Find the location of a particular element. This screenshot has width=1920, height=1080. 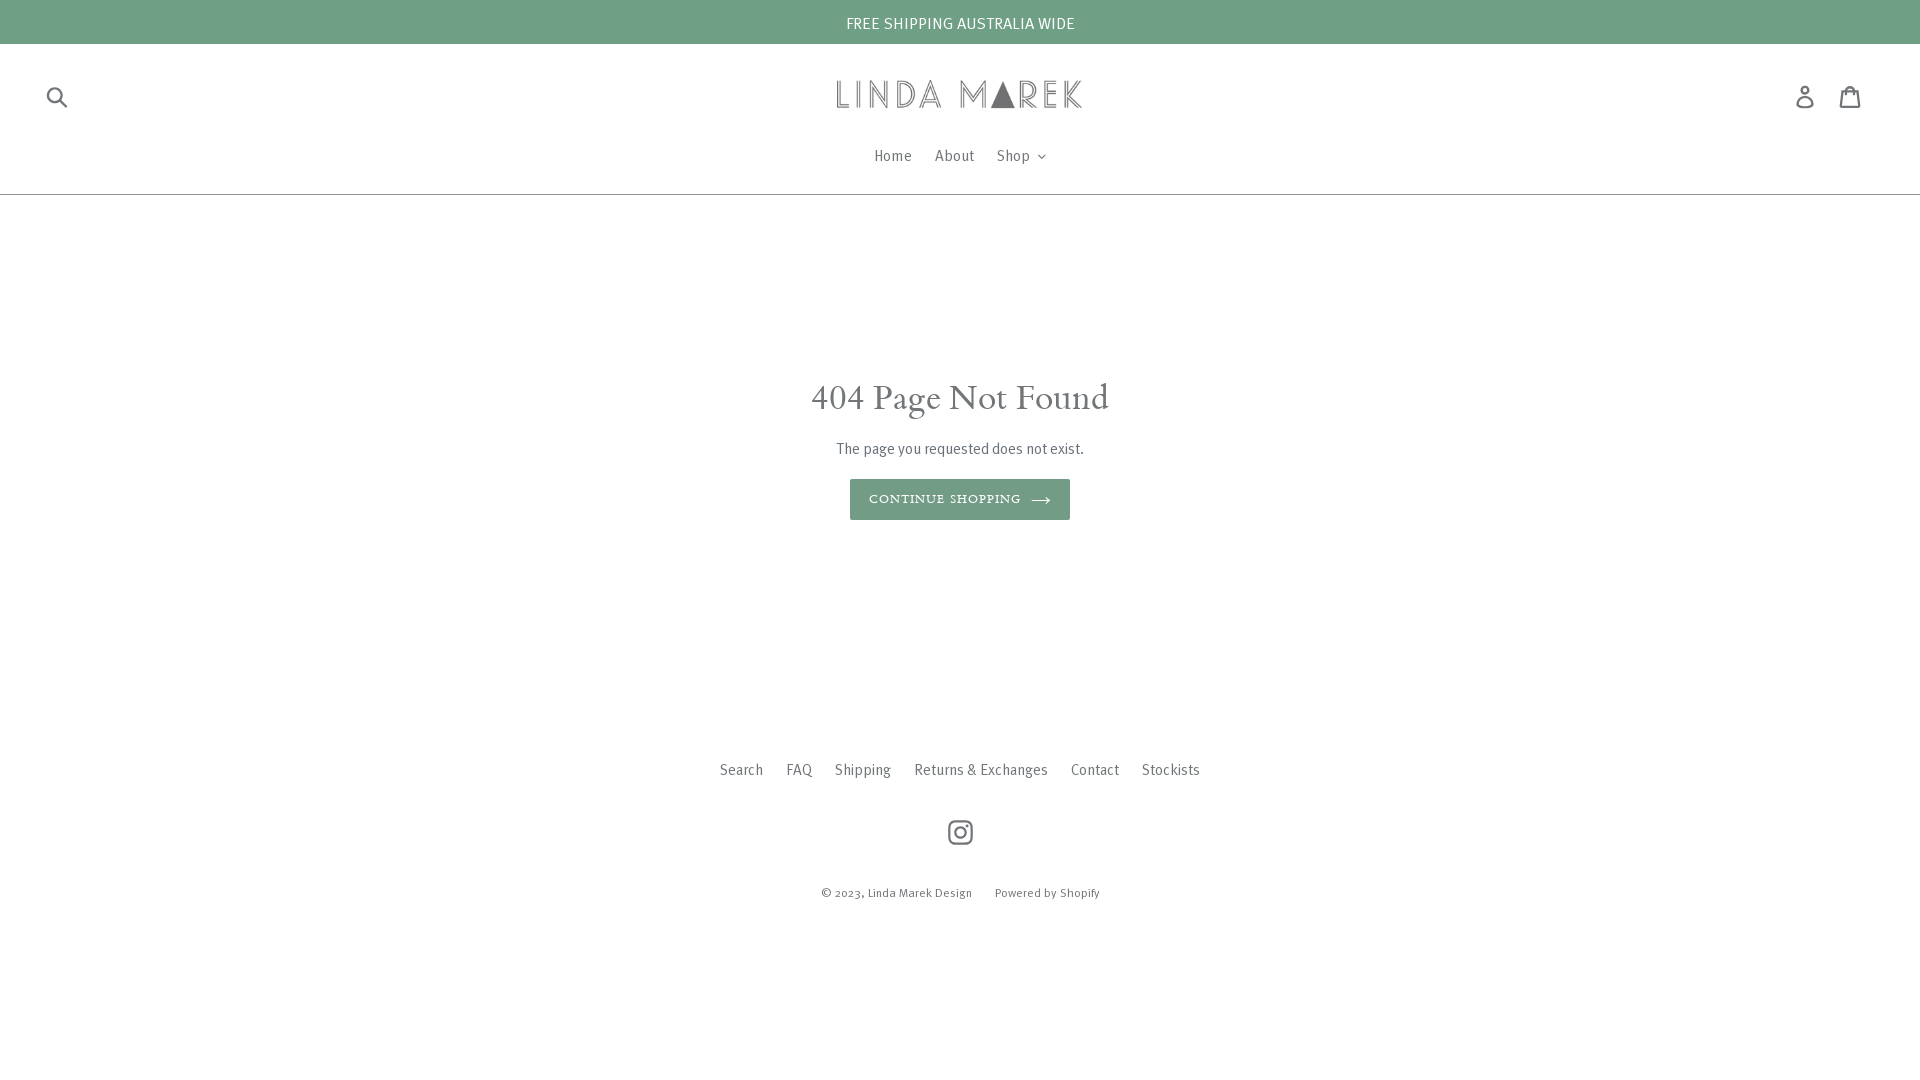

'Powered by Shopify' is located at coordinates (1045, 890).